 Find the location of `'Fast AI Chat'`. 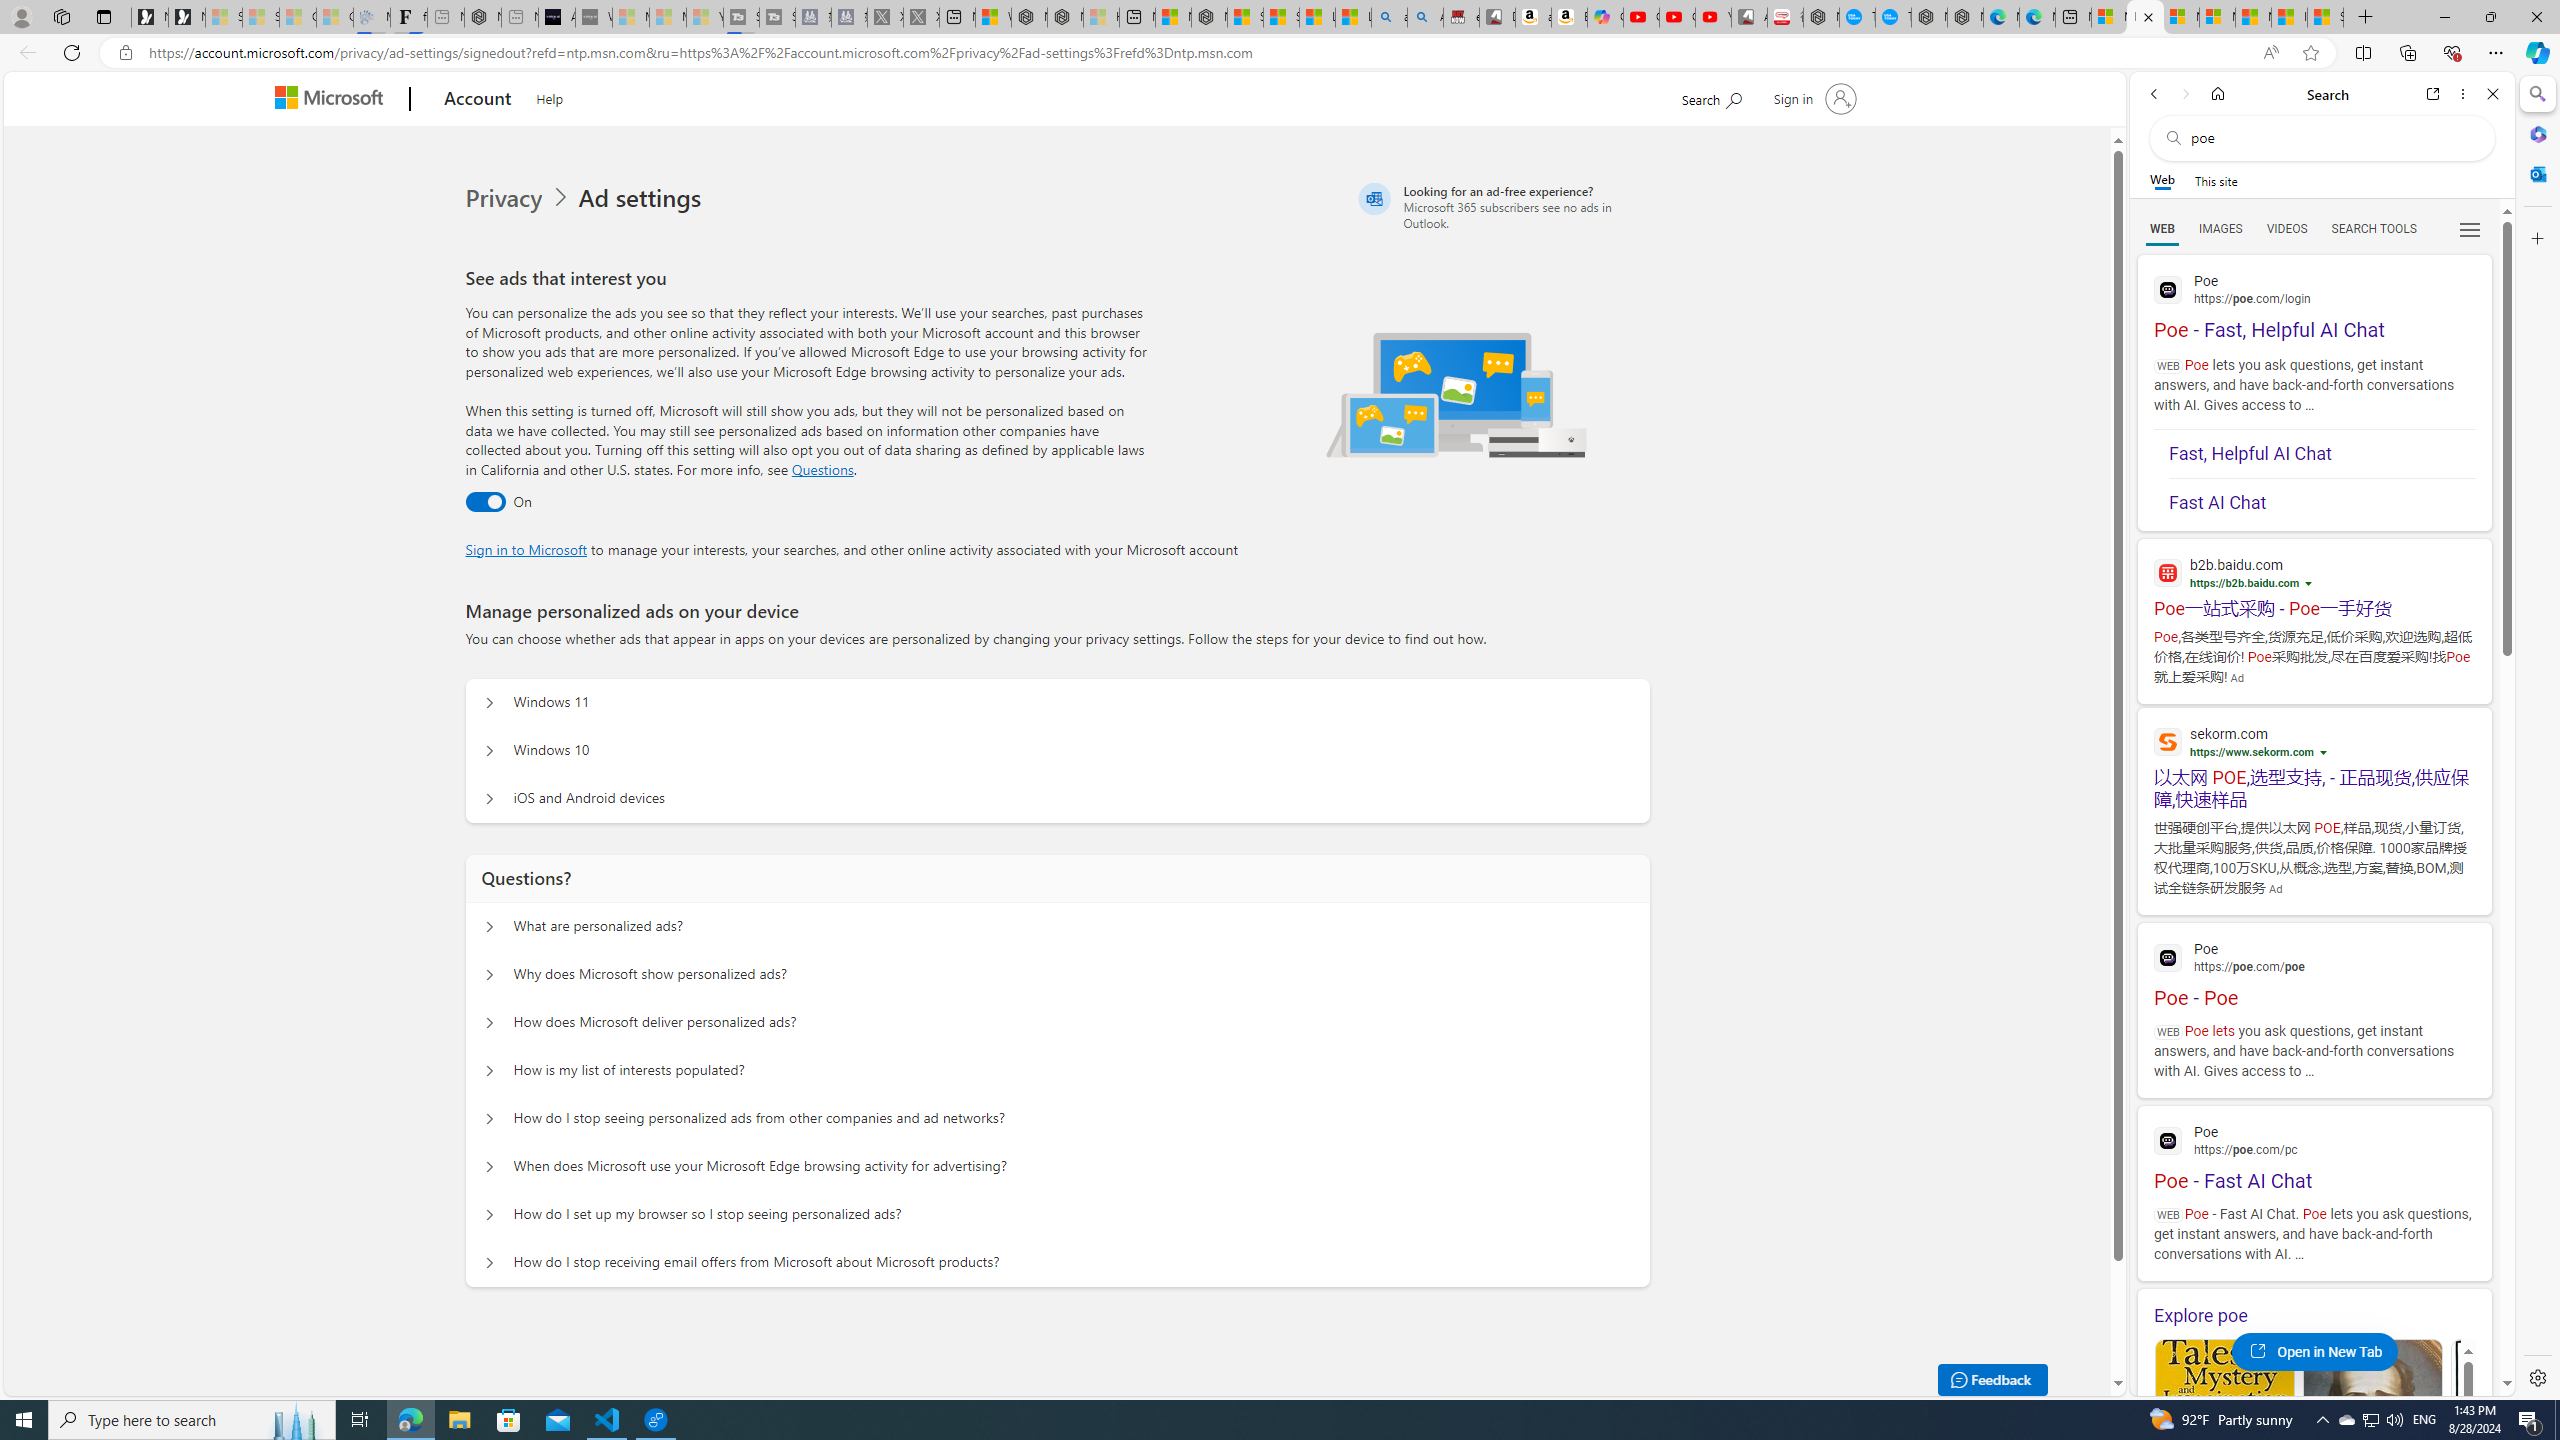

'Fast AI Chat' is located at coordinates (2320, 497).